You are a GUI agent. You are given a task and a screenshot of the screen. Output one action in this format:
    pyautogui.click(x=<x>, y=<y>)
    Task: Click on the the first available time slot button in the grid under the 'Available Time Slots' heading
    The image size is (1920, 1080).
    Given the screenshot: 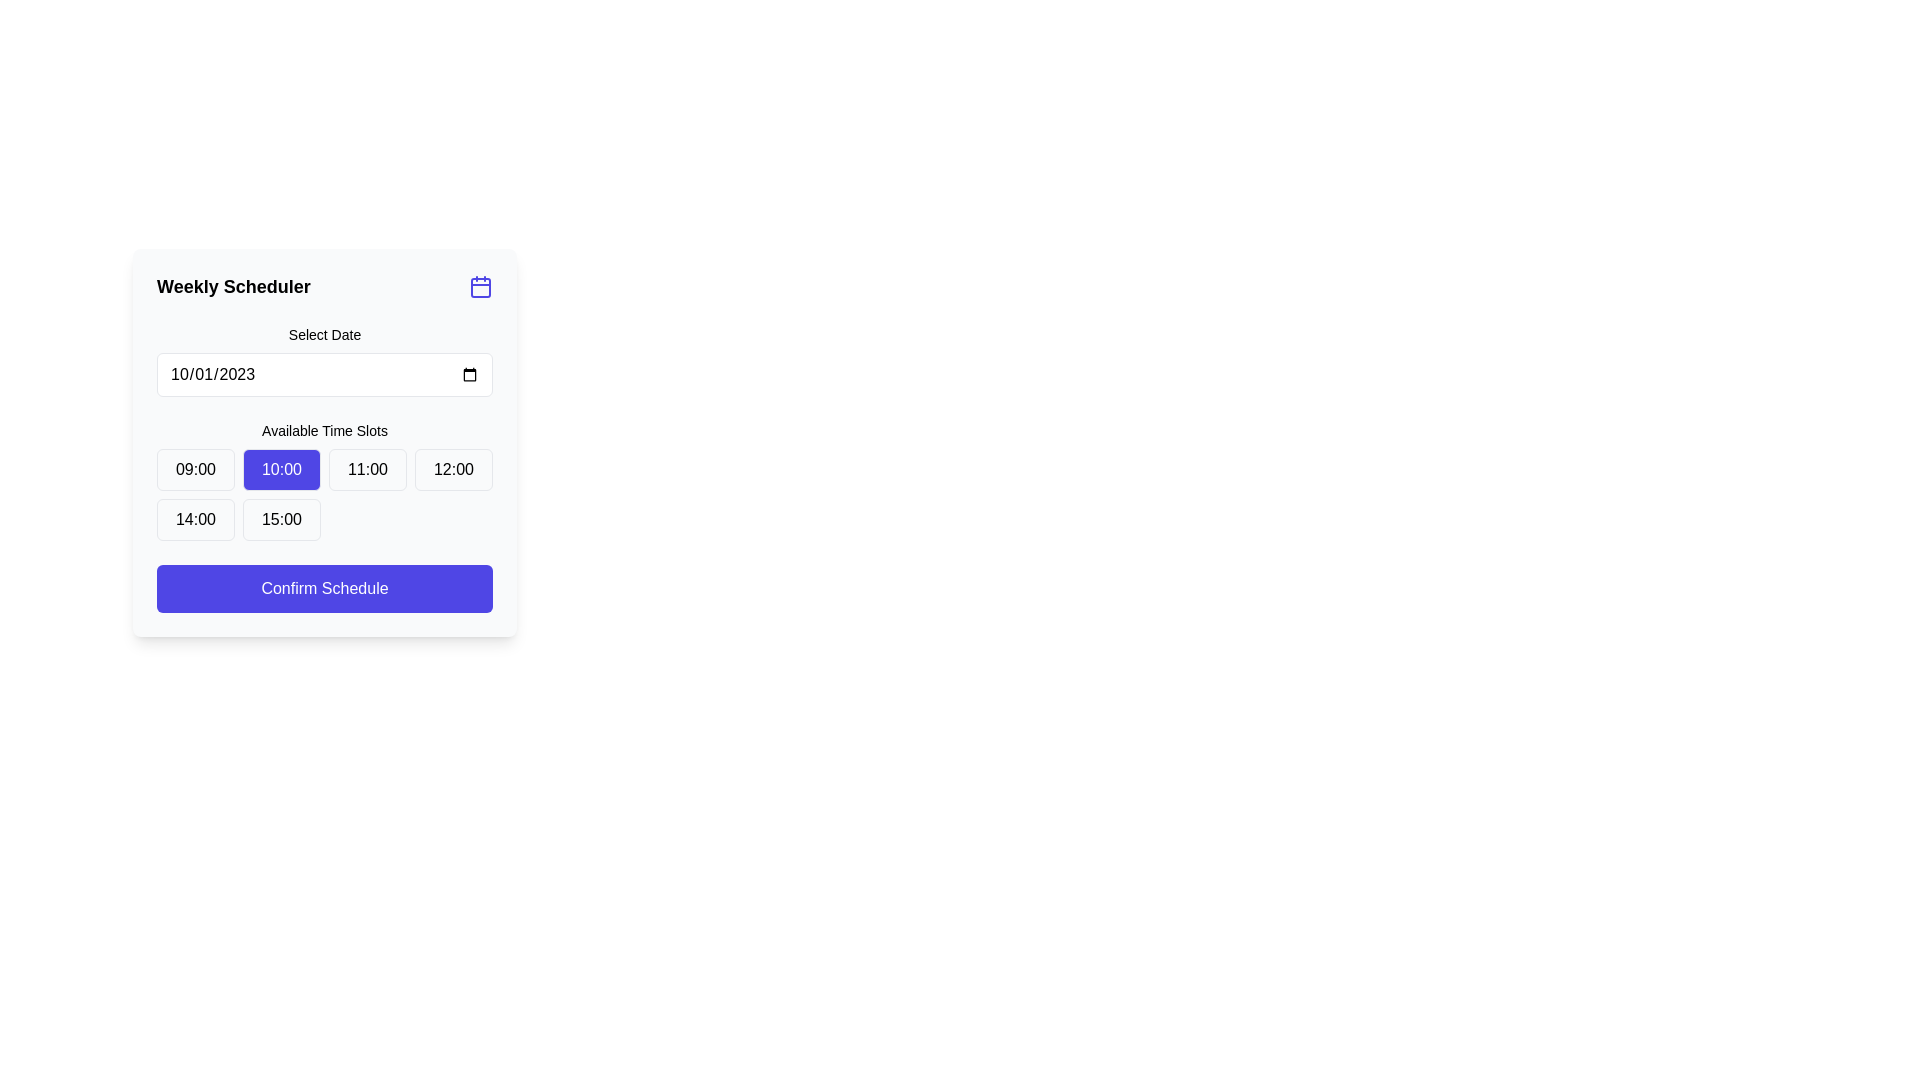 What is the action you would take?
    pyautogui.click(x=196, y=470)
    